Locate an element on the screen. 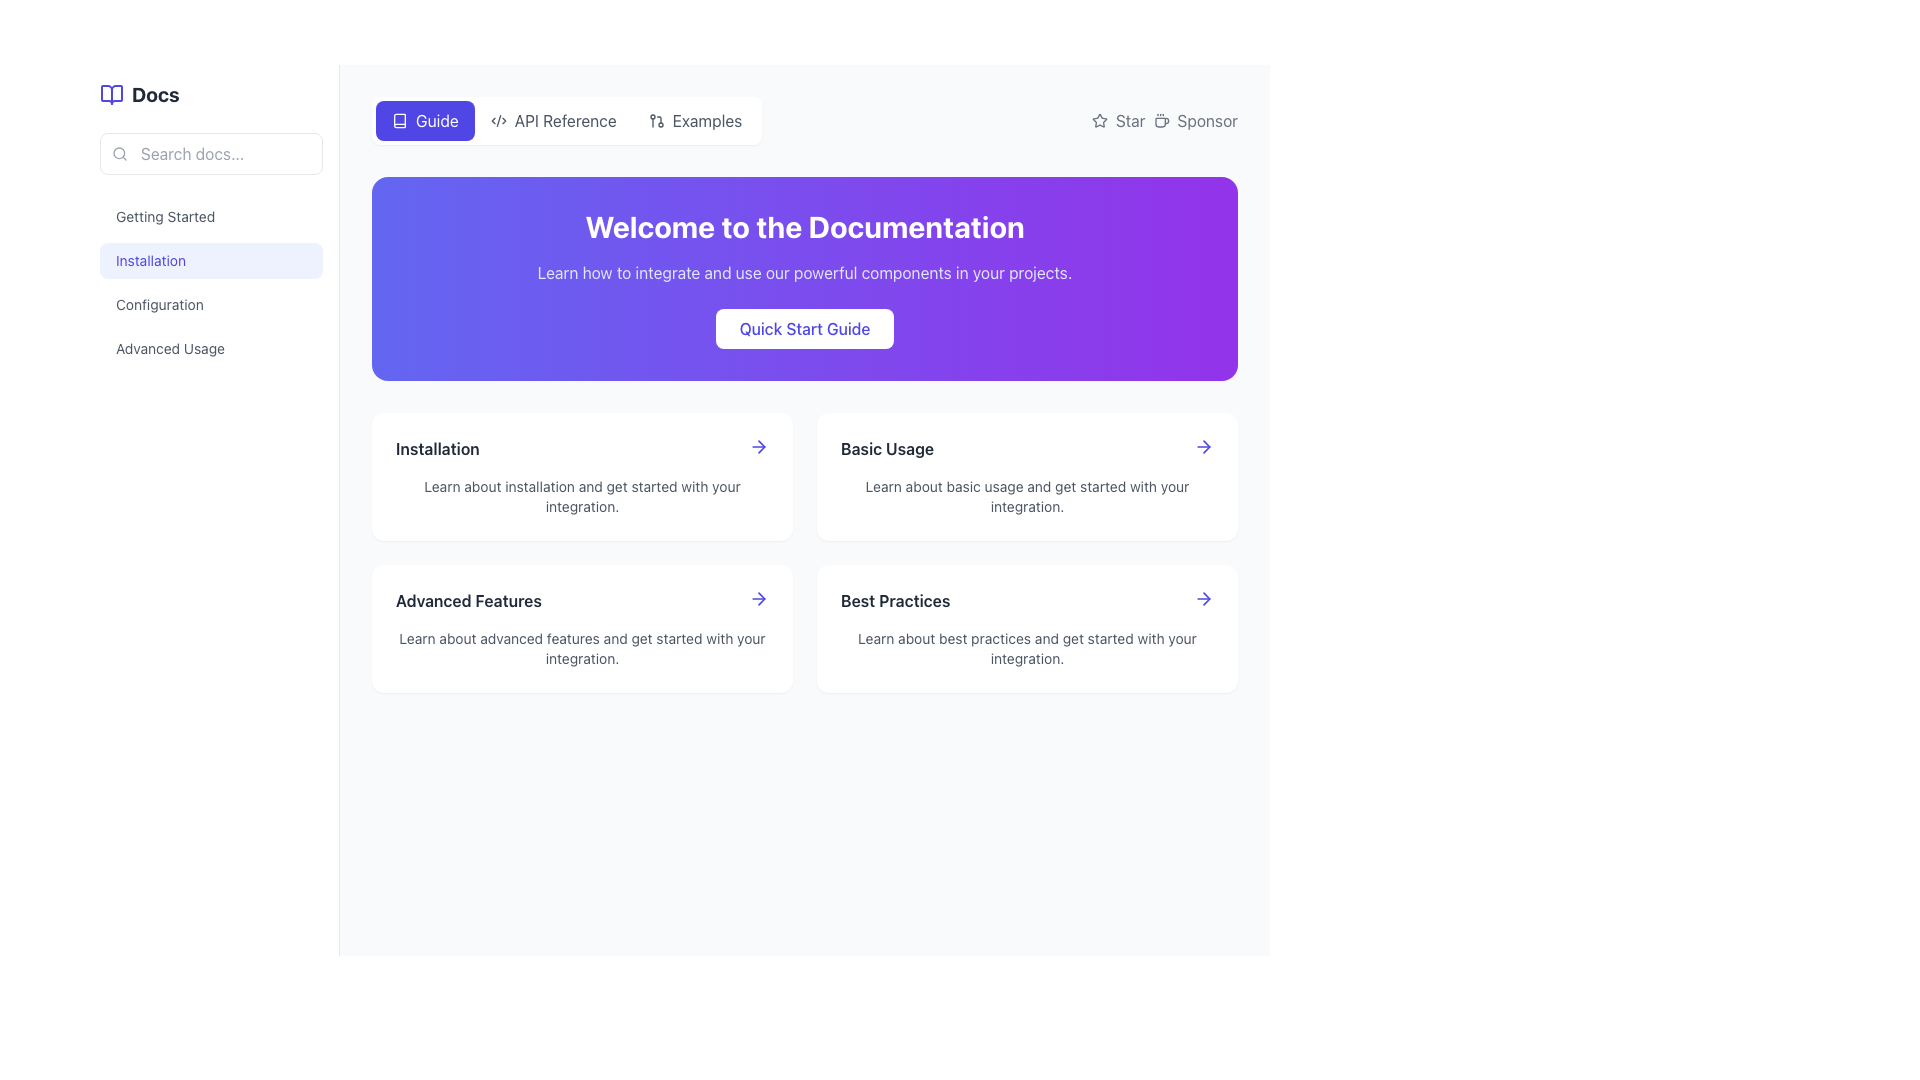  the 'Docs' graphic/icon located is located at coordinates (399, 120).